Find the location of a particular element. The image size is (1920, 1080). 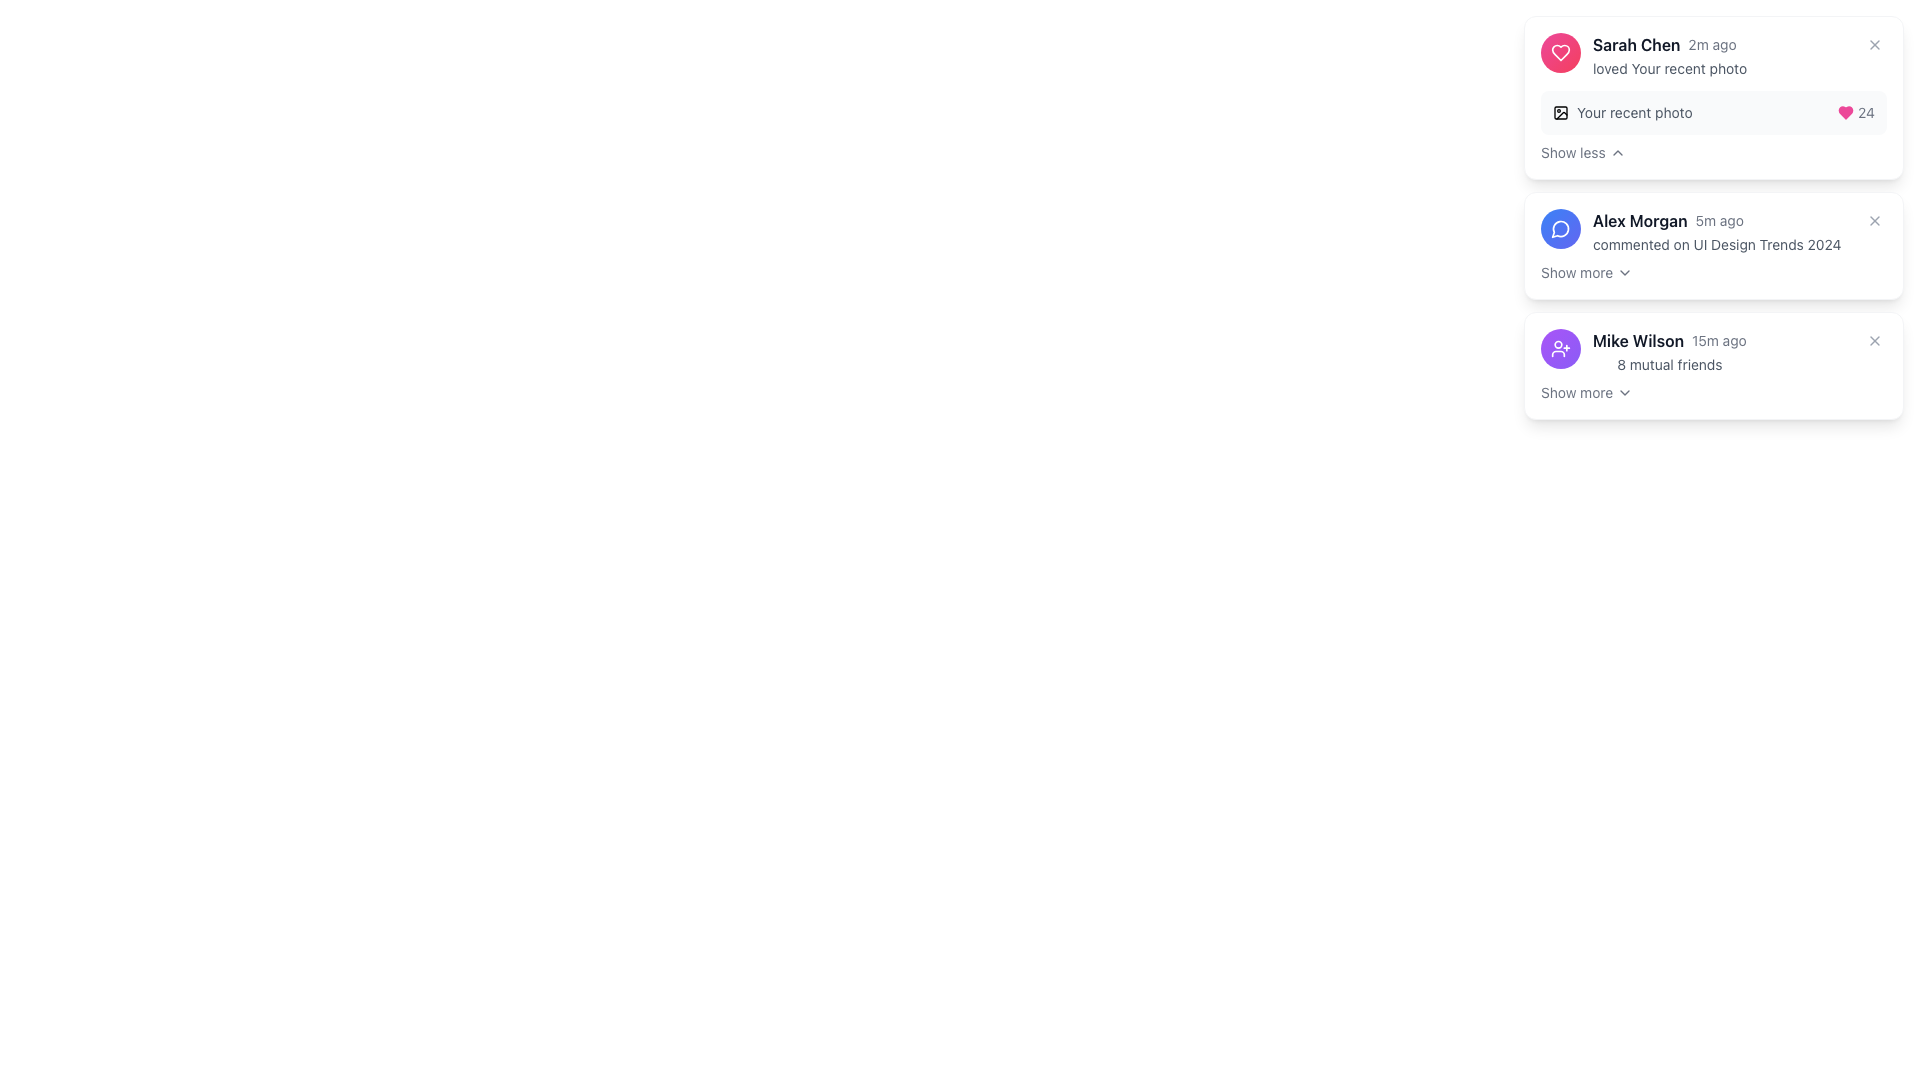

the small circular button with a gray background and an 'X' icon located at the top-right corner of the card associated with 'Mike Wilson' to change the background color is located at coordinates (1874, 339).